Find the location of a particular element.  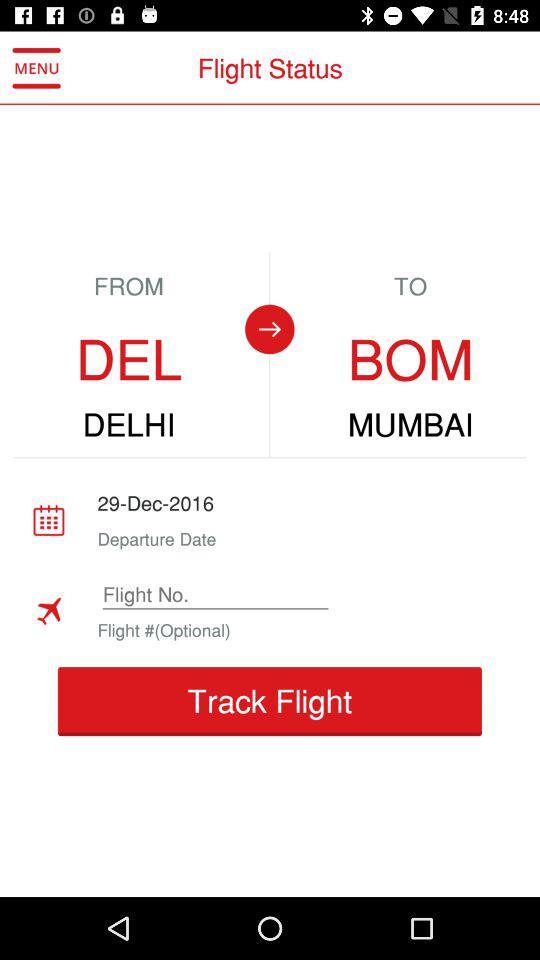

del is located at coordinates (129, 360).